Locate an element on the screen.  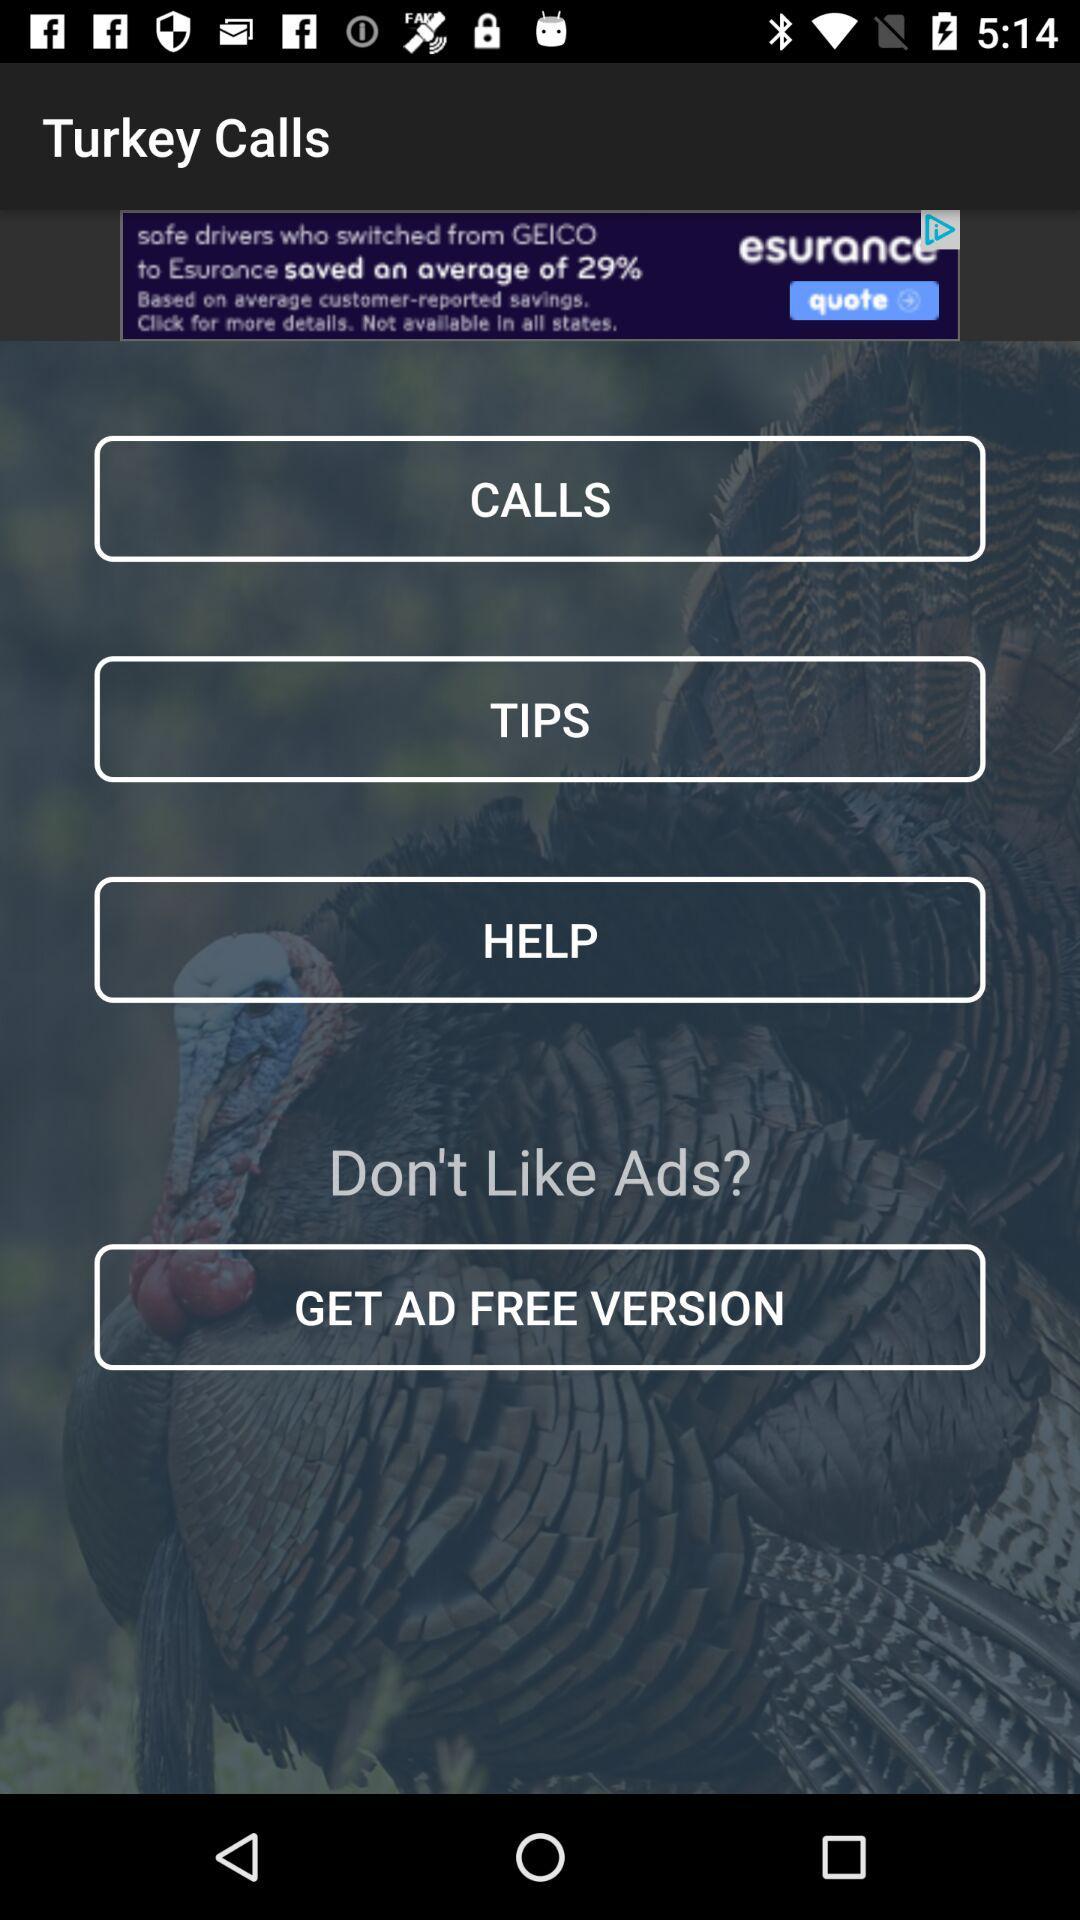
view advertisements options is located at coordinates (540, 274).